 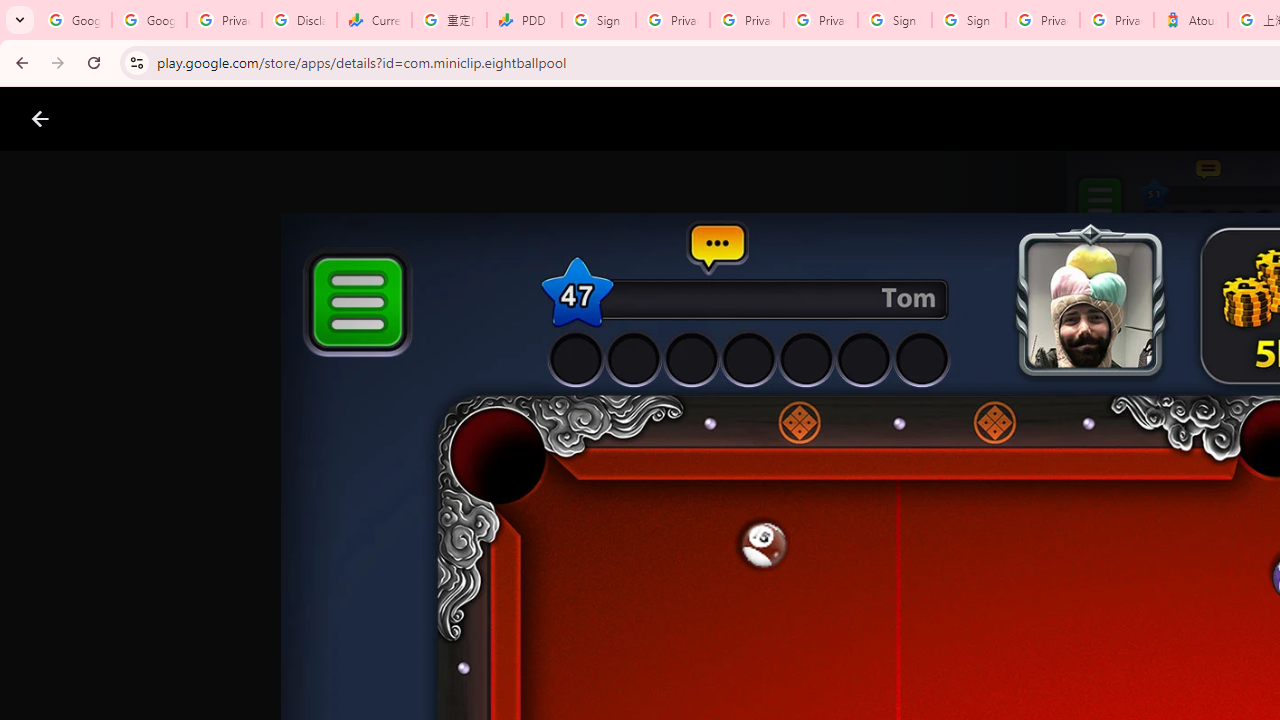 I want to click on 'More info about this content rating', so click(x=1013, y=677).